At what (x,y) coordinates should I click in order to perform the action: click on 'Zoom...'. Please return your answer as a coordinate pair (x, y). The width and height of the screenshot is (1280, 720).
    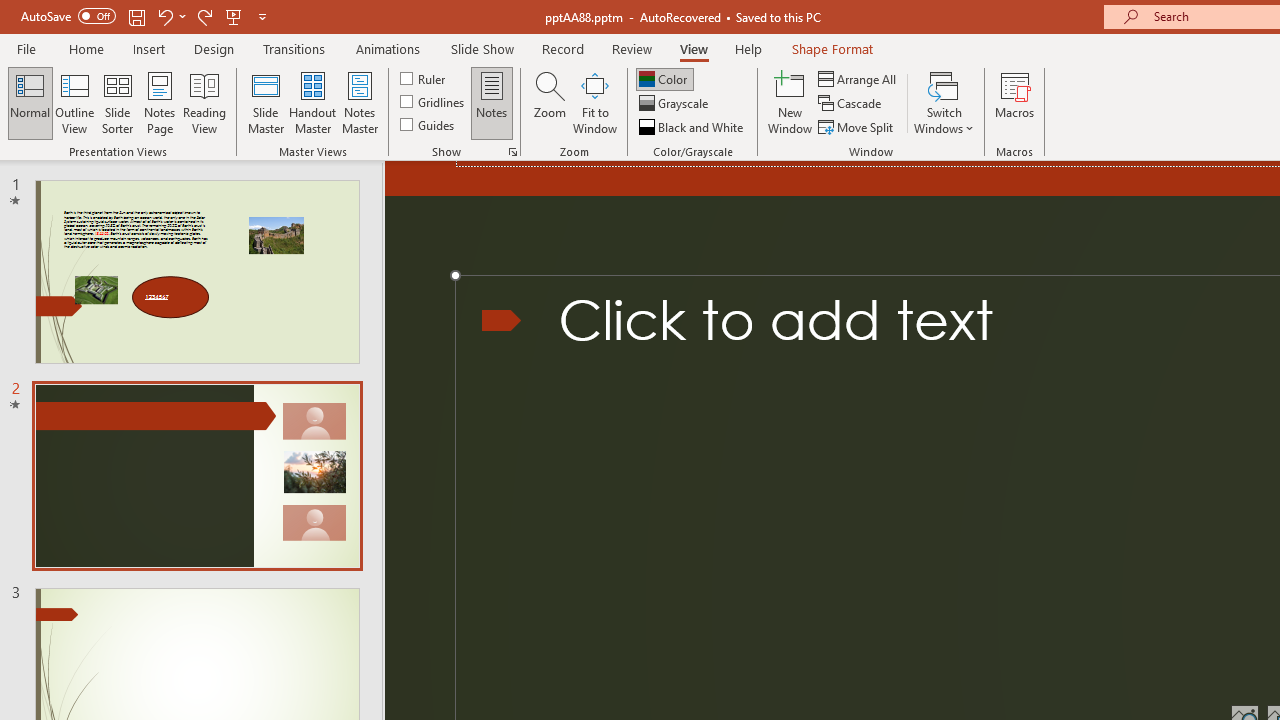
    Looking at the image, I should click on (549, 103).